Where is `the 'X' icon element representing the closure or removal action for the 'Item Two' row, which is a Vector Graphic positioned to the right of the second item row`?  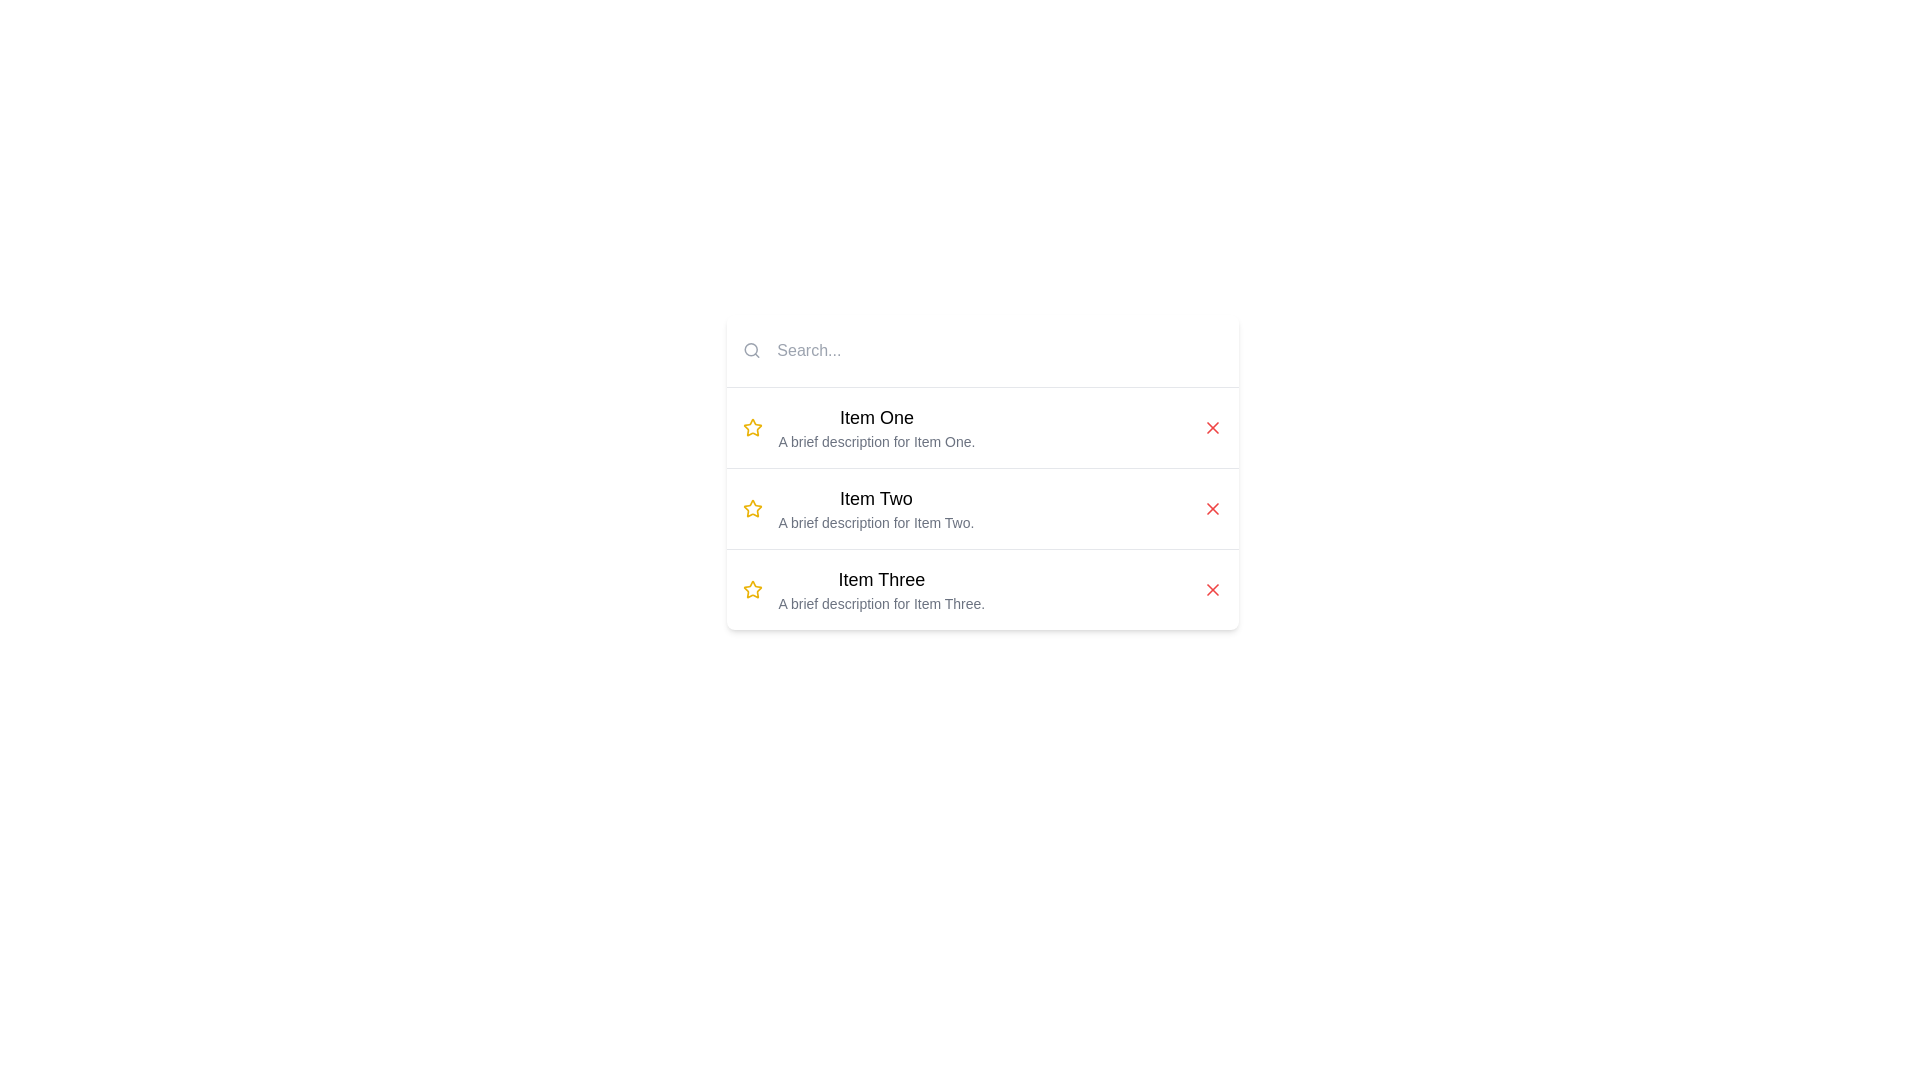 the 'X' icon element representing the closure or removal action for the 'Item Two' row, which is a Vector Graphic positioned to the right of the second item row is located at coordinates (1211, 508).